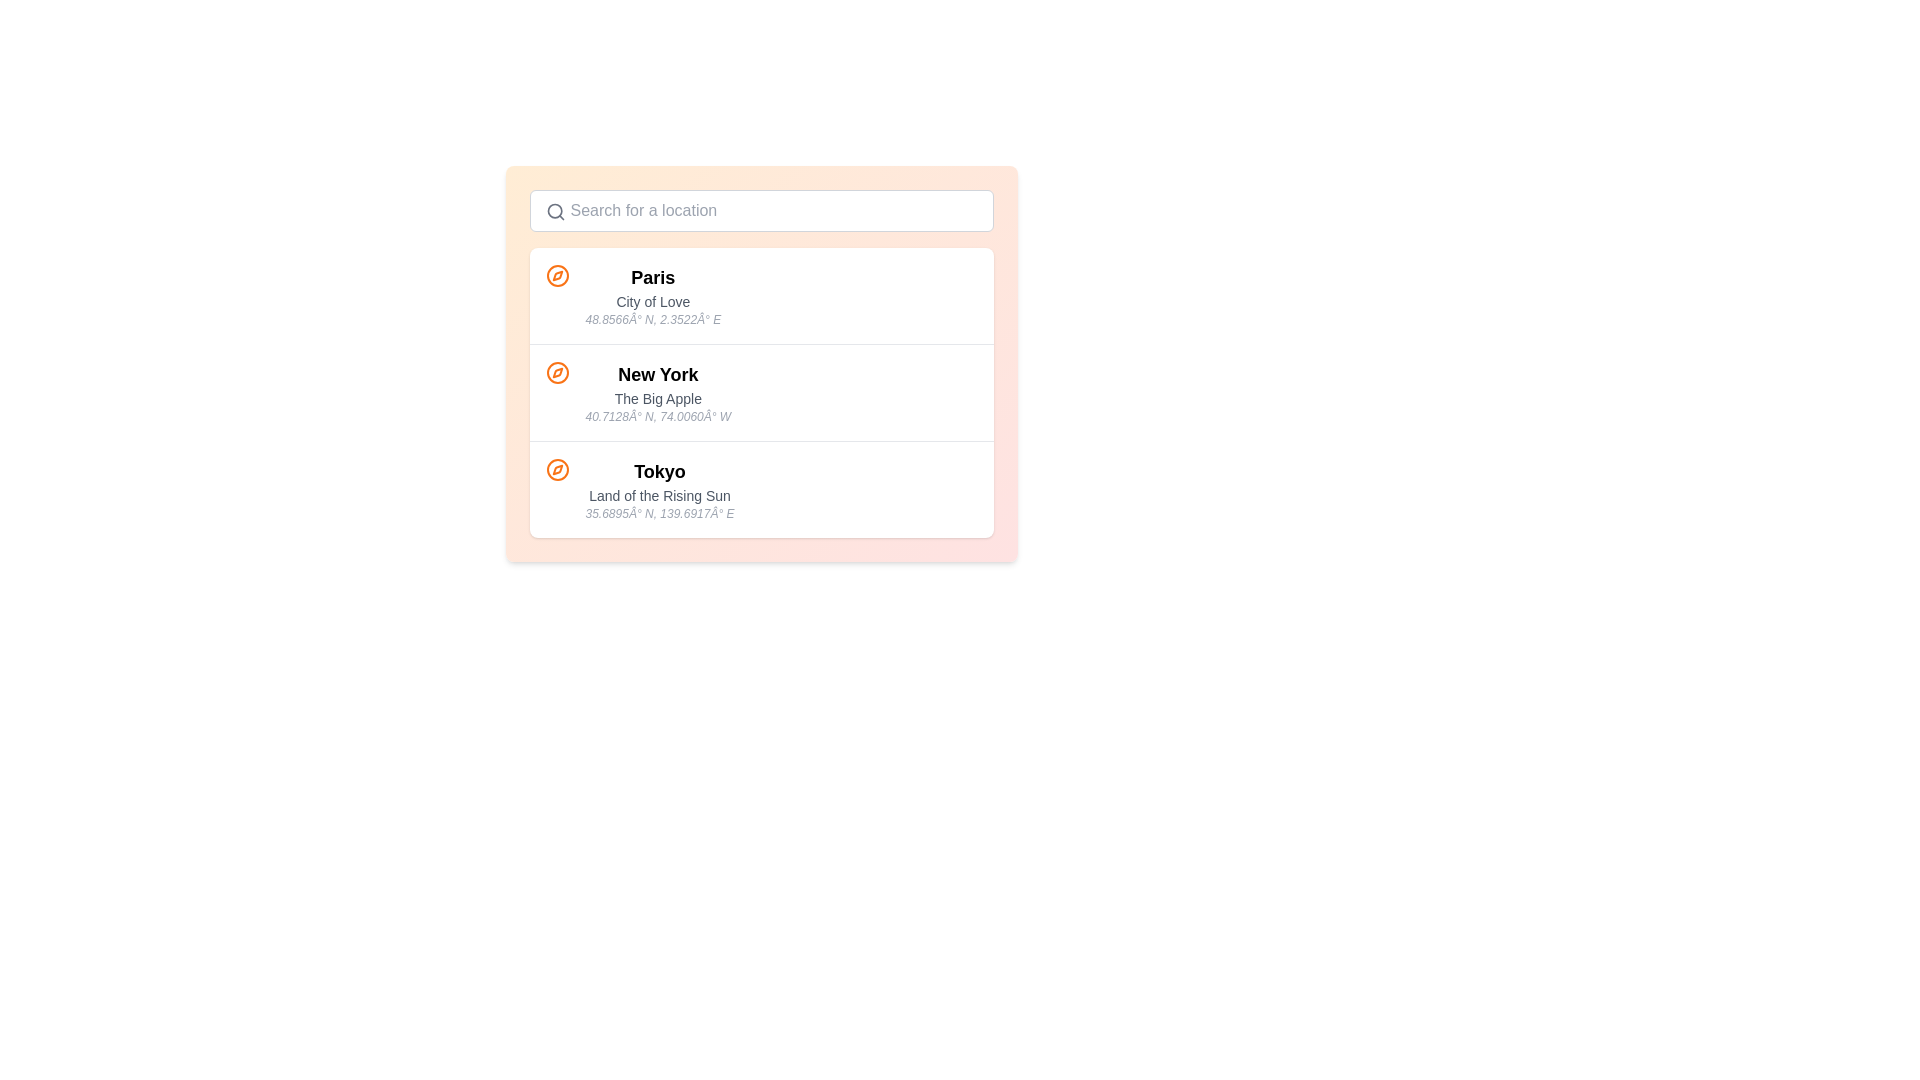  Describe the element at coordinates (557, 373) in the screenshot. I see `the circle SVG element located next to the text label 'New York', which serves as a visual indicator in the iconography` at that location.